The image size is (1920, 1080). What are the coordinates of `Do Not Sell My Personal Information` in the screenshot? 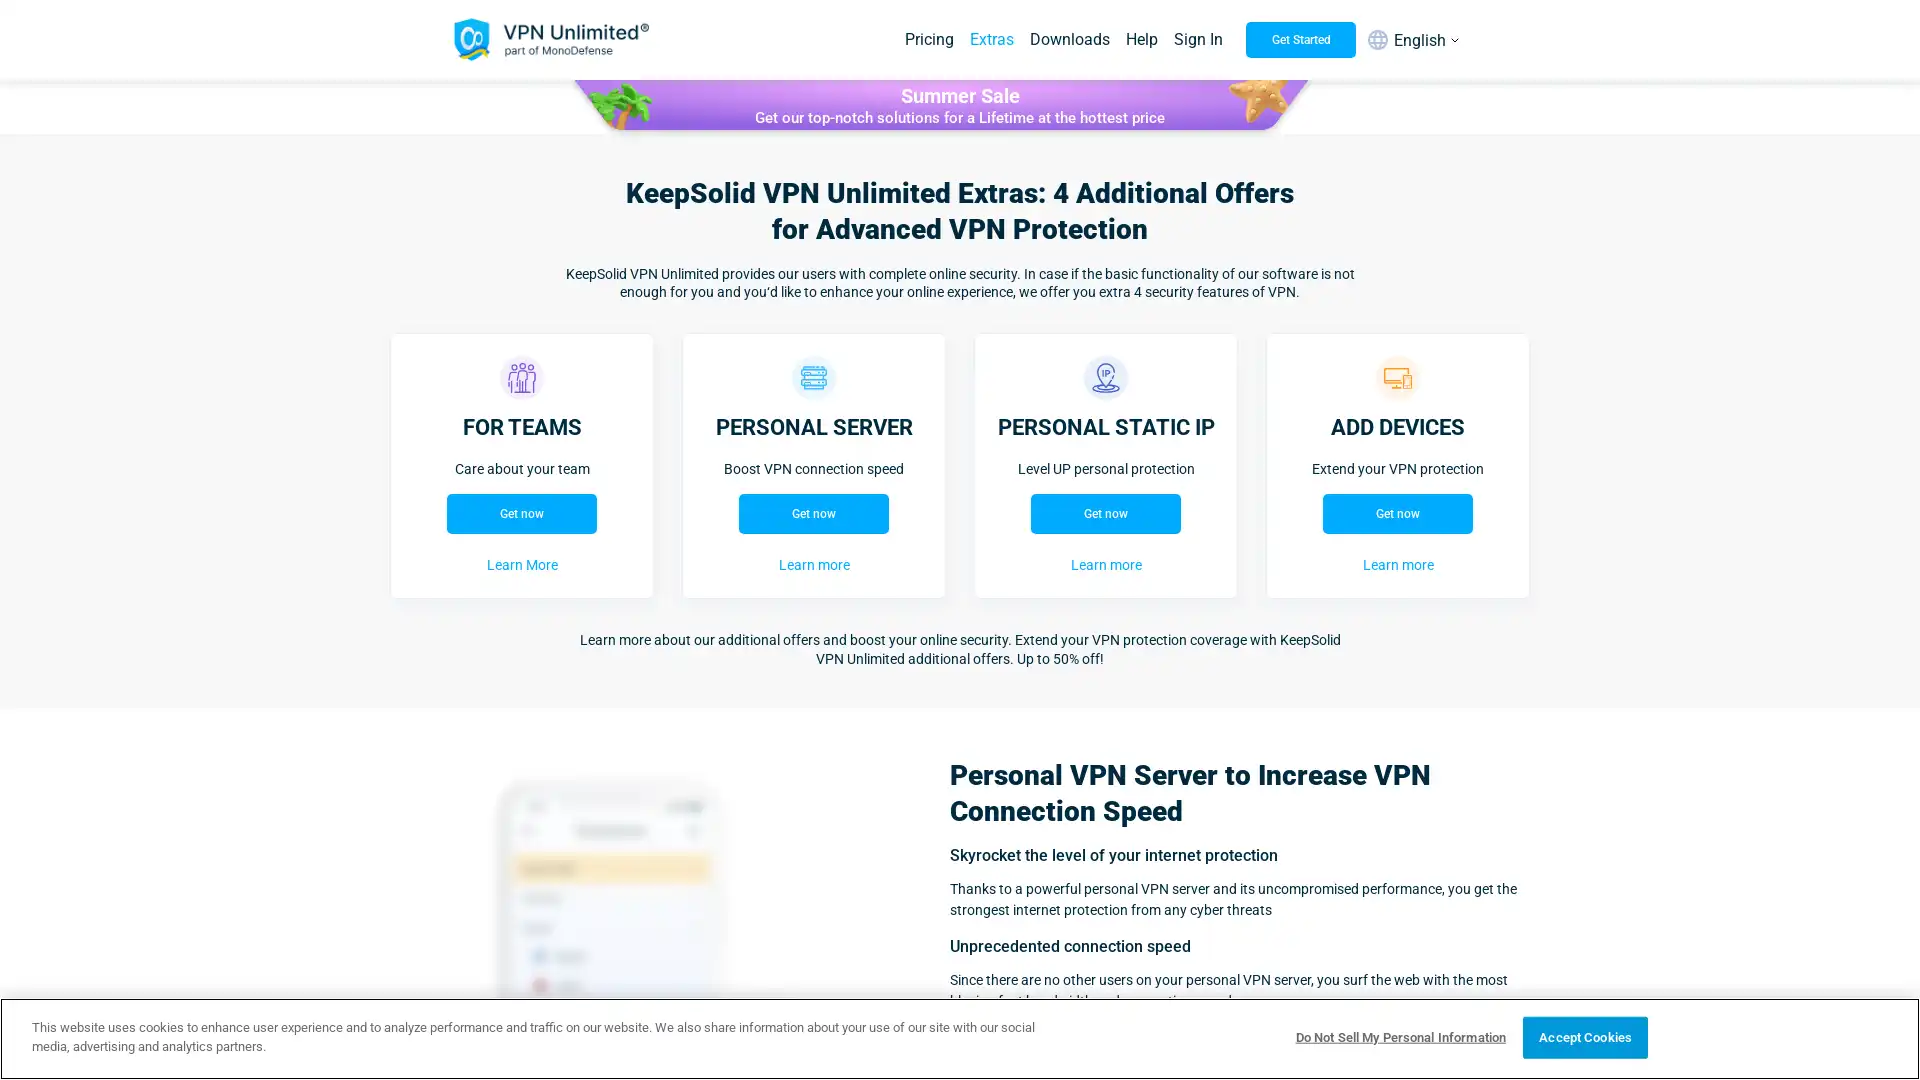 It's located at (1399, 1036).